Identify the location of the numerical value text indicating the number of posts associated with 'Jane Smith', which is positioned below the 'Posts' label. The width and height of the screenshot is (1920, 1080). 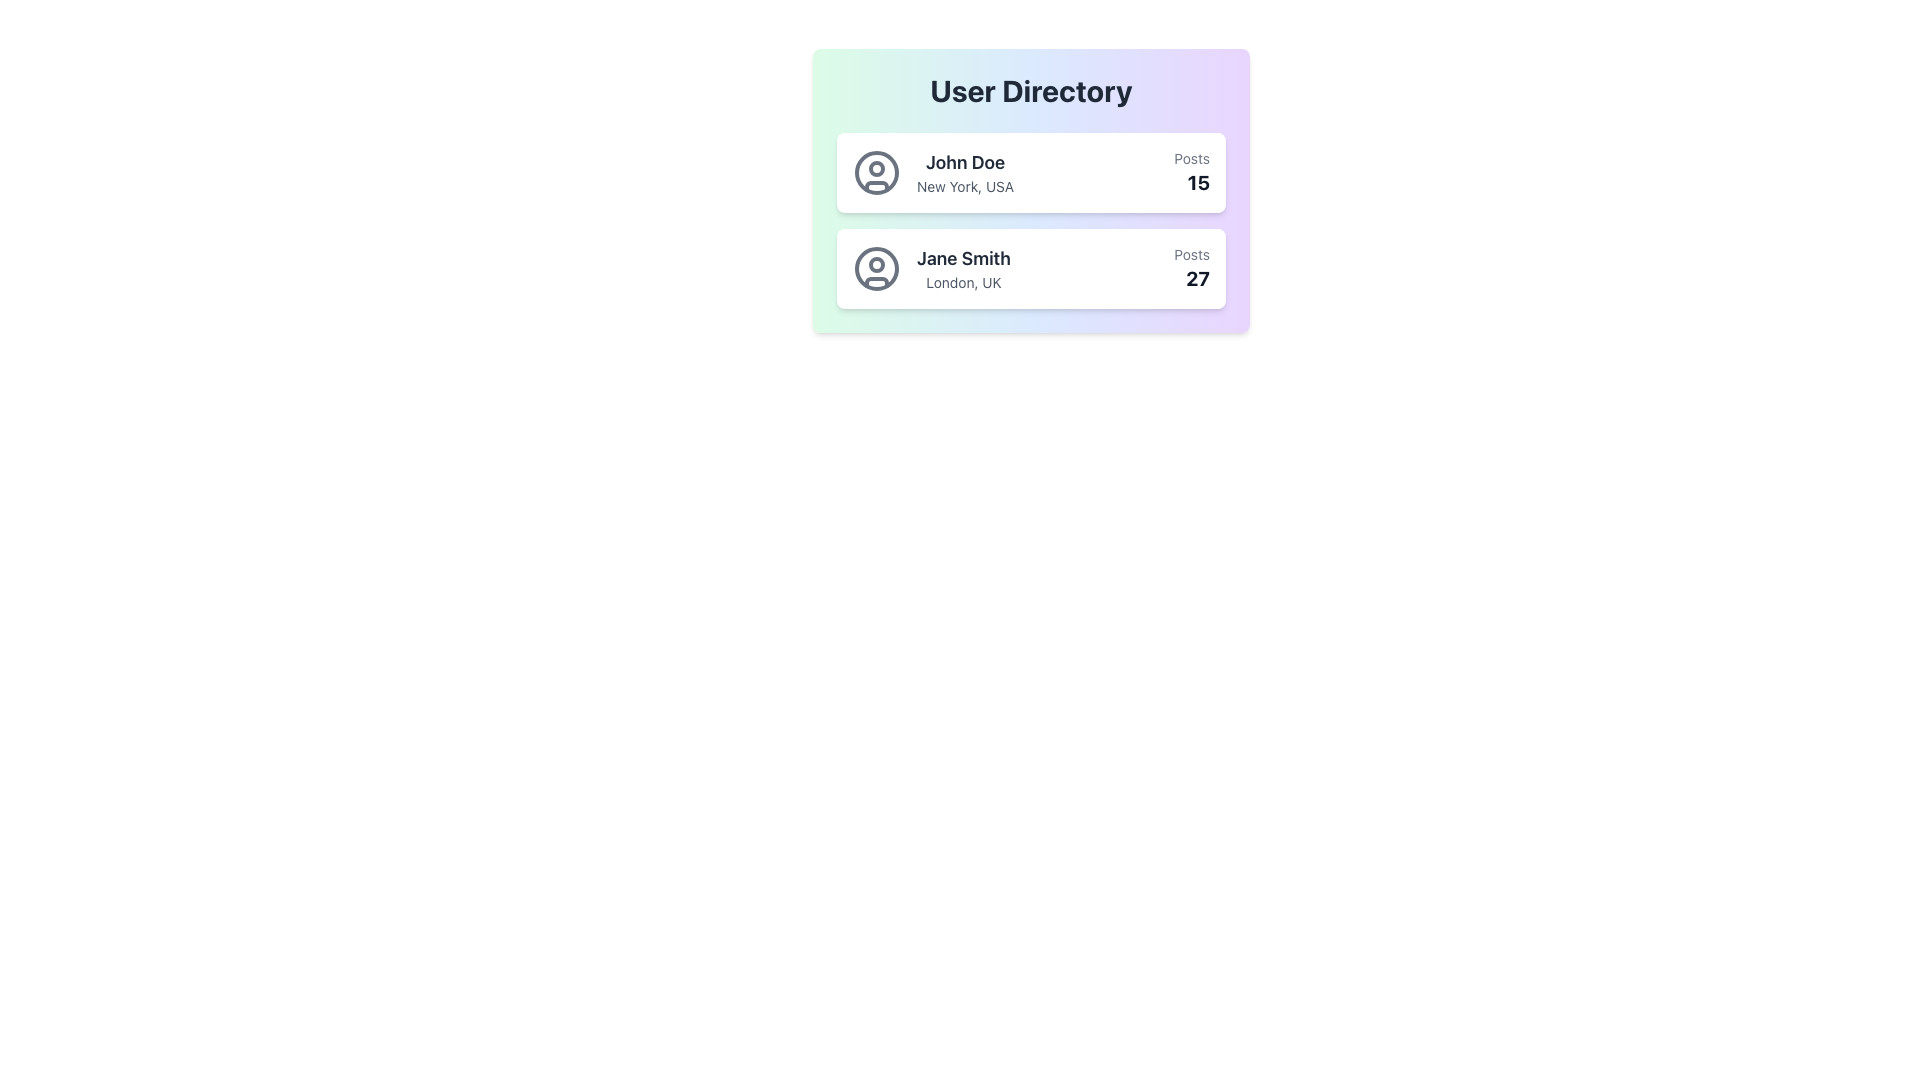
(1192, 278).